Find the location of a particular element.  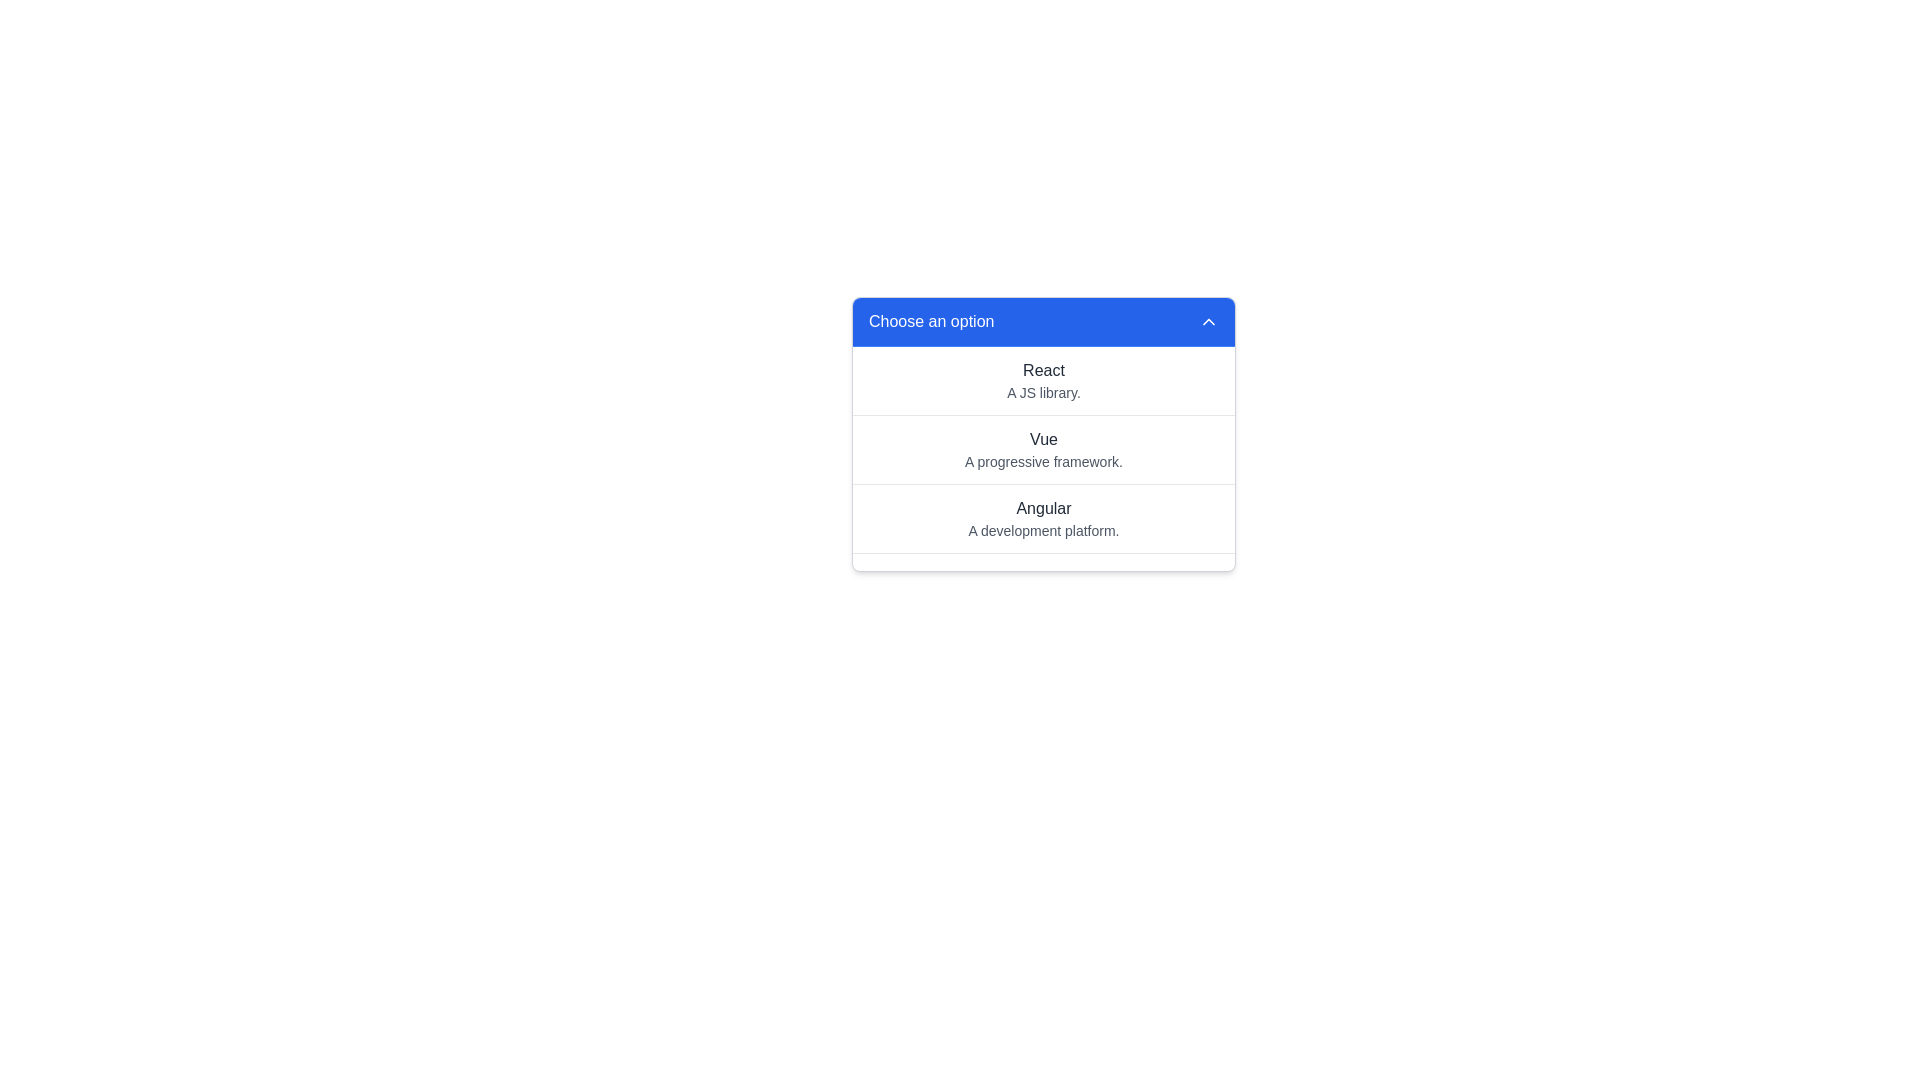

the rightmost arrow icon within the blue bar labeled 'Choose an option' is located at coordinates (1208, 320).